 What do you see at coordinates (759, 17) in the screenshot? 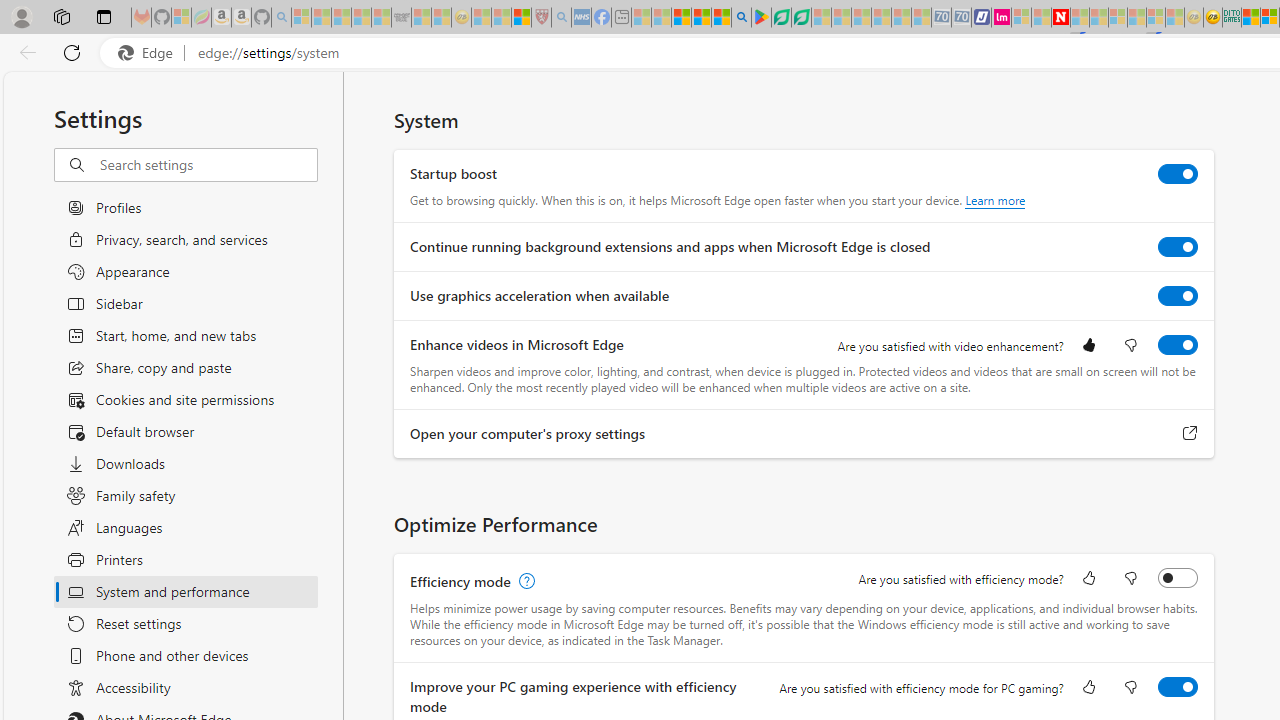
I see `'Bluey: Let'` at bounding box center [759, 17].